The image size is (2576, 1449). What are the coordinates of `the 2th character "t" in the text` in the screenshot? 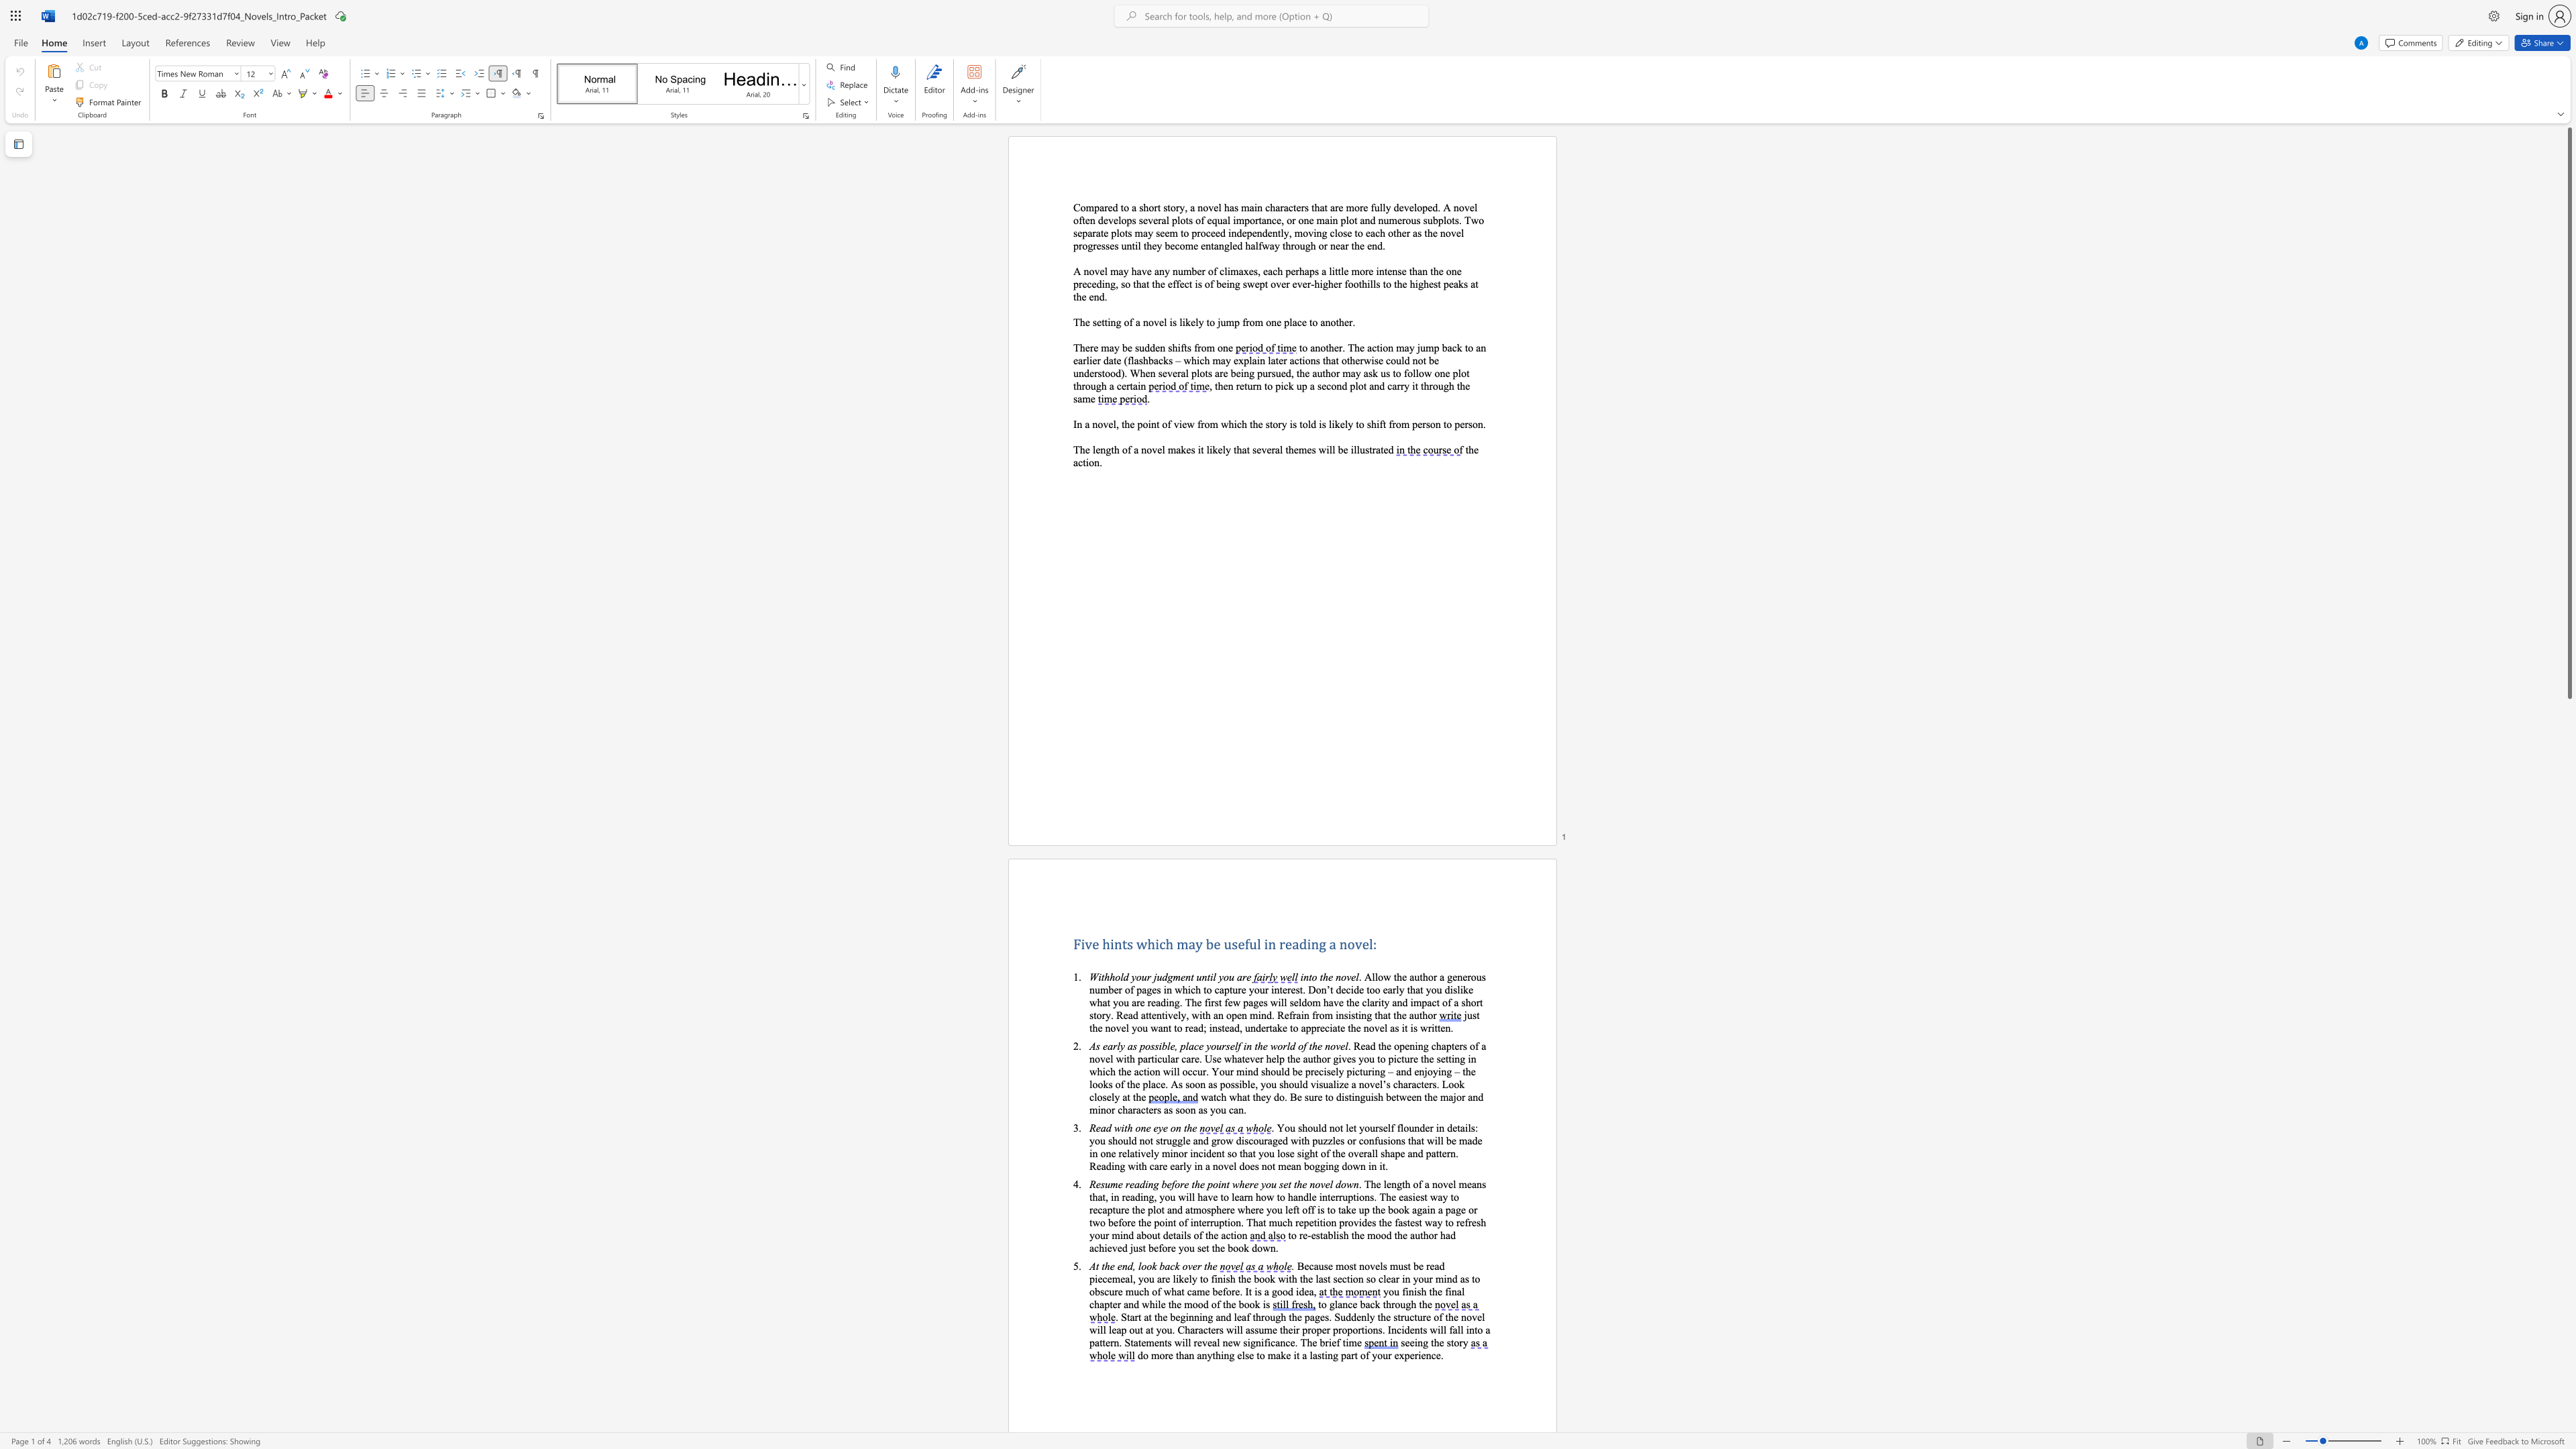 It's located at (1322, 1234).